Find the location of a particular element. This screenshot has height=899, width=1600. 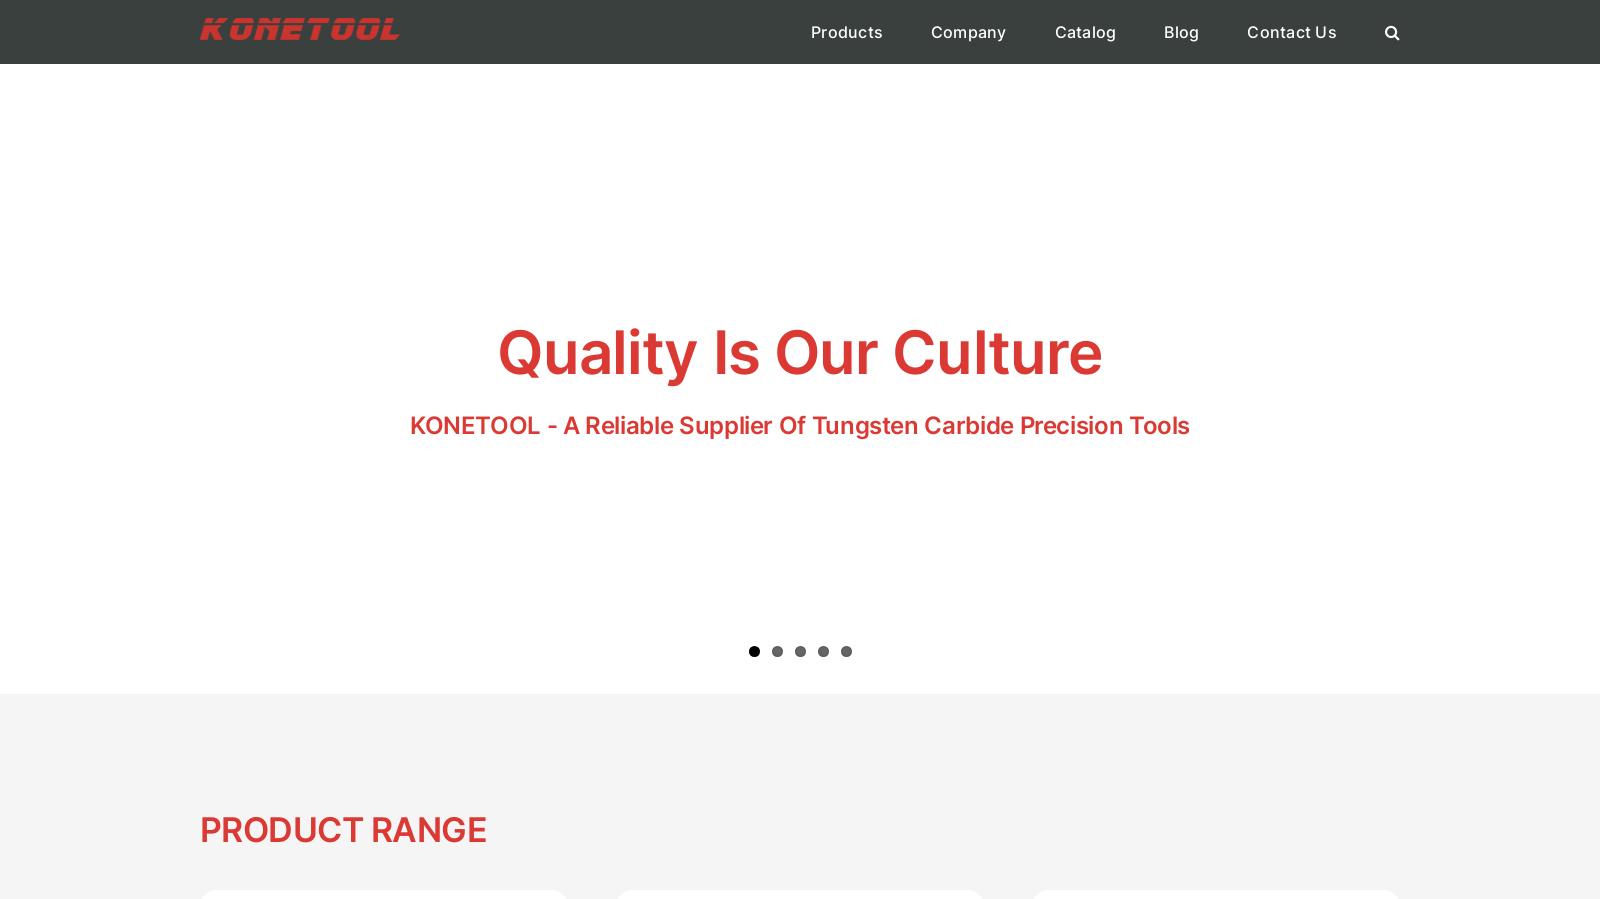

'Converting' is located at coordinates (576, 194).